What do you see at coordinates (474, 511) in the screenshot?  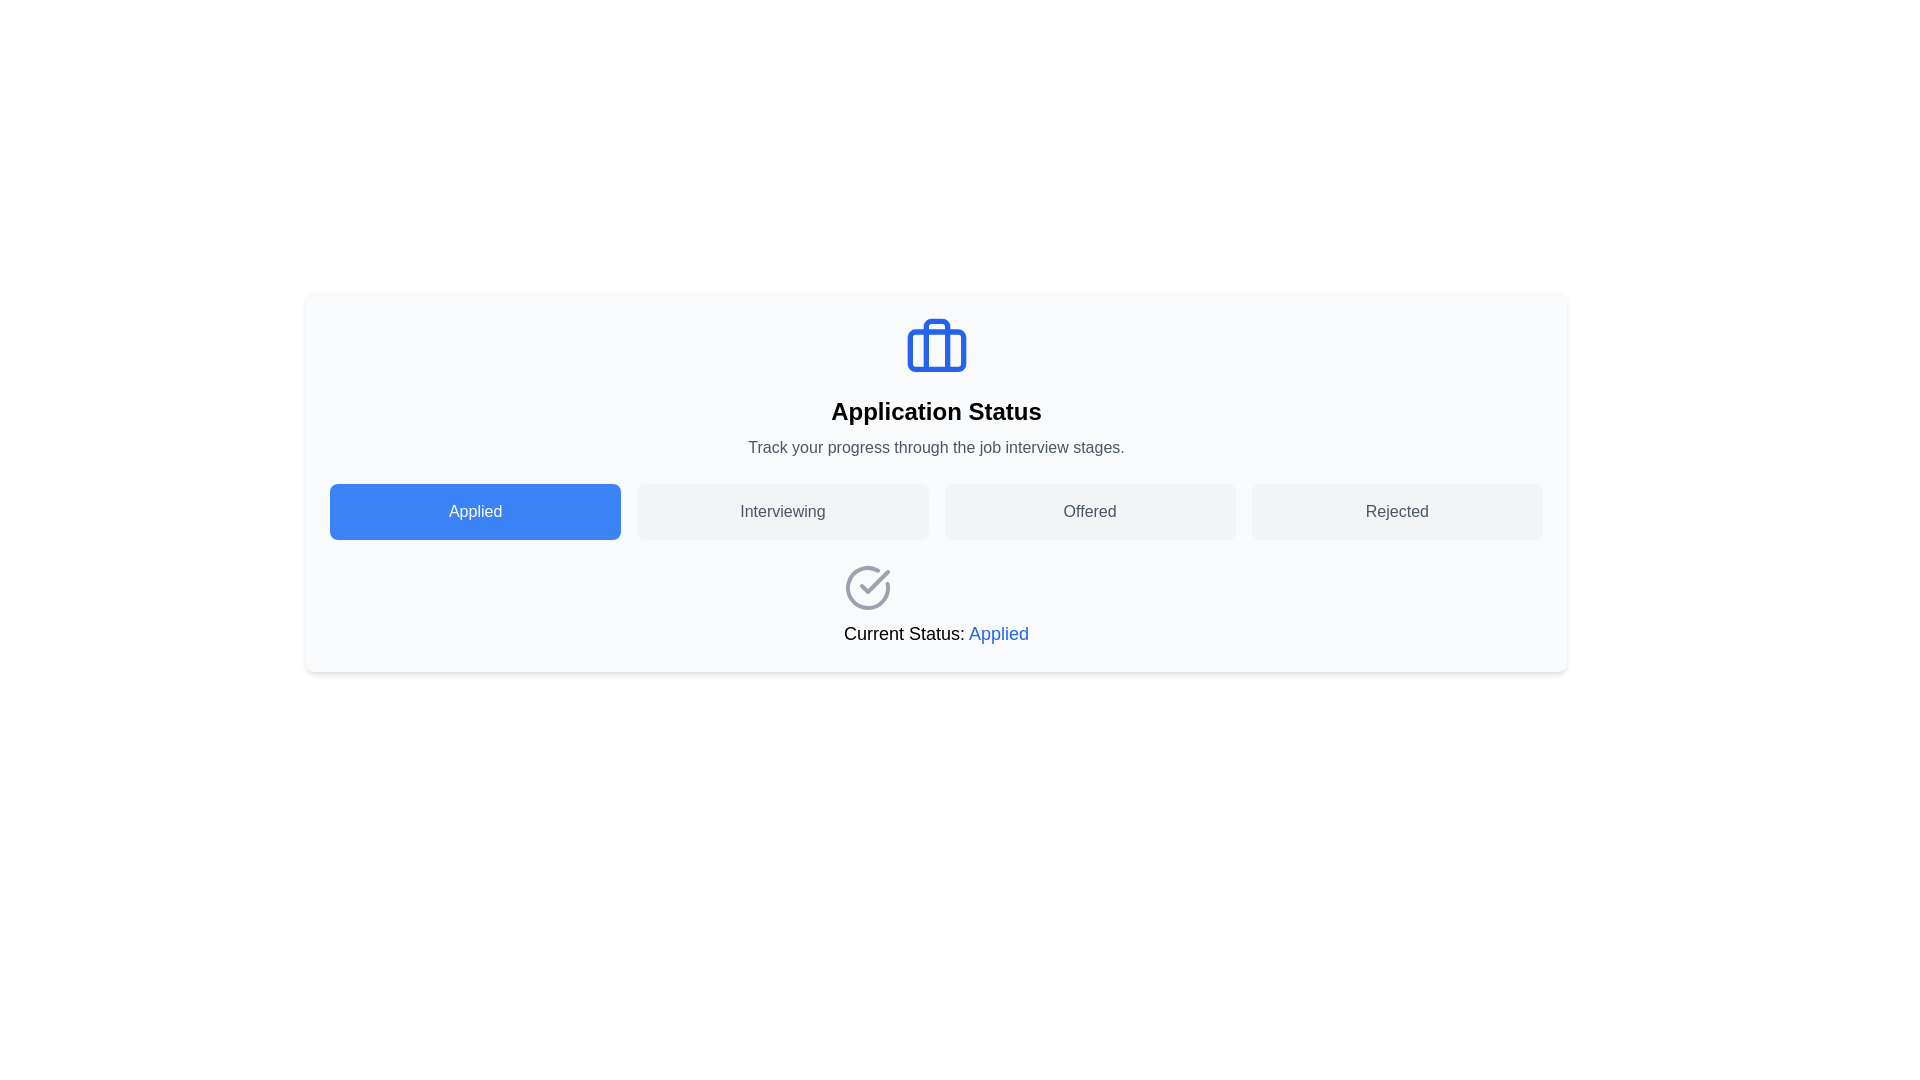 I see `the blue 'Applied' button with white text, which is the first button in a horizontal layout of four buttons` at bounding box center [474, 511].